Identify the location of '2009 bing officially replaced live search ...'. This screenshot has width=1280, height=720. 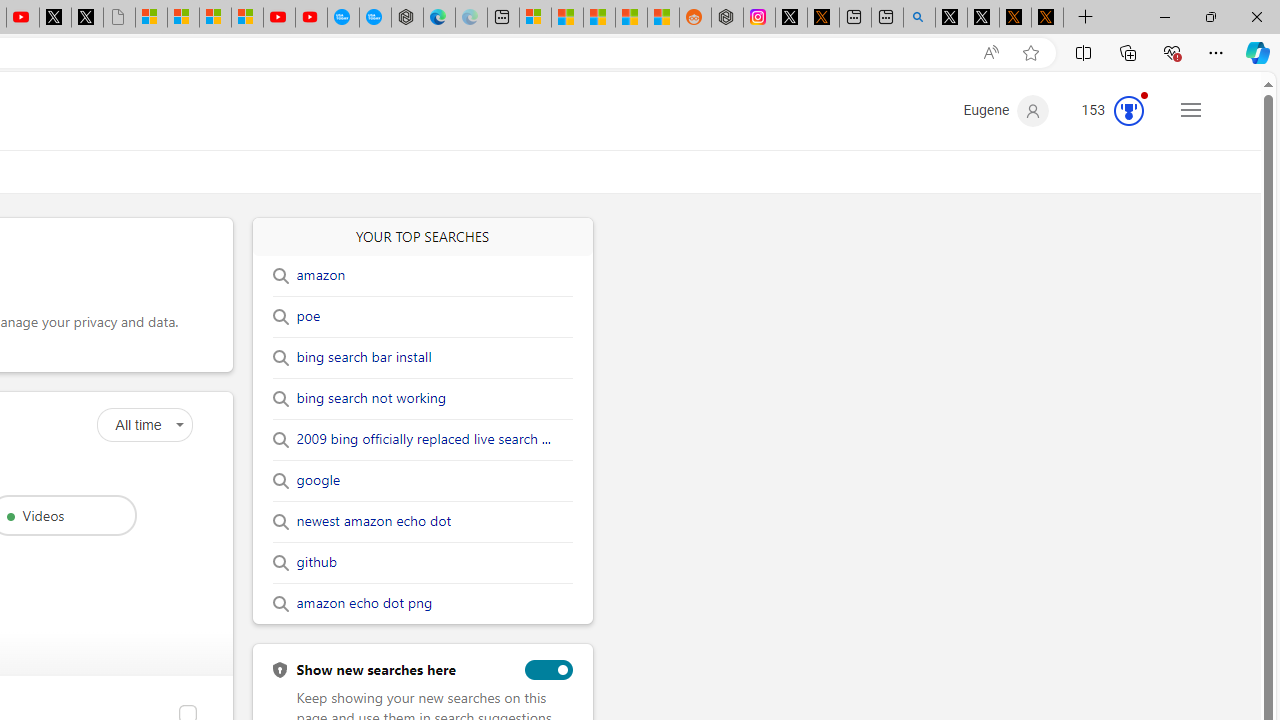
(422, 438).